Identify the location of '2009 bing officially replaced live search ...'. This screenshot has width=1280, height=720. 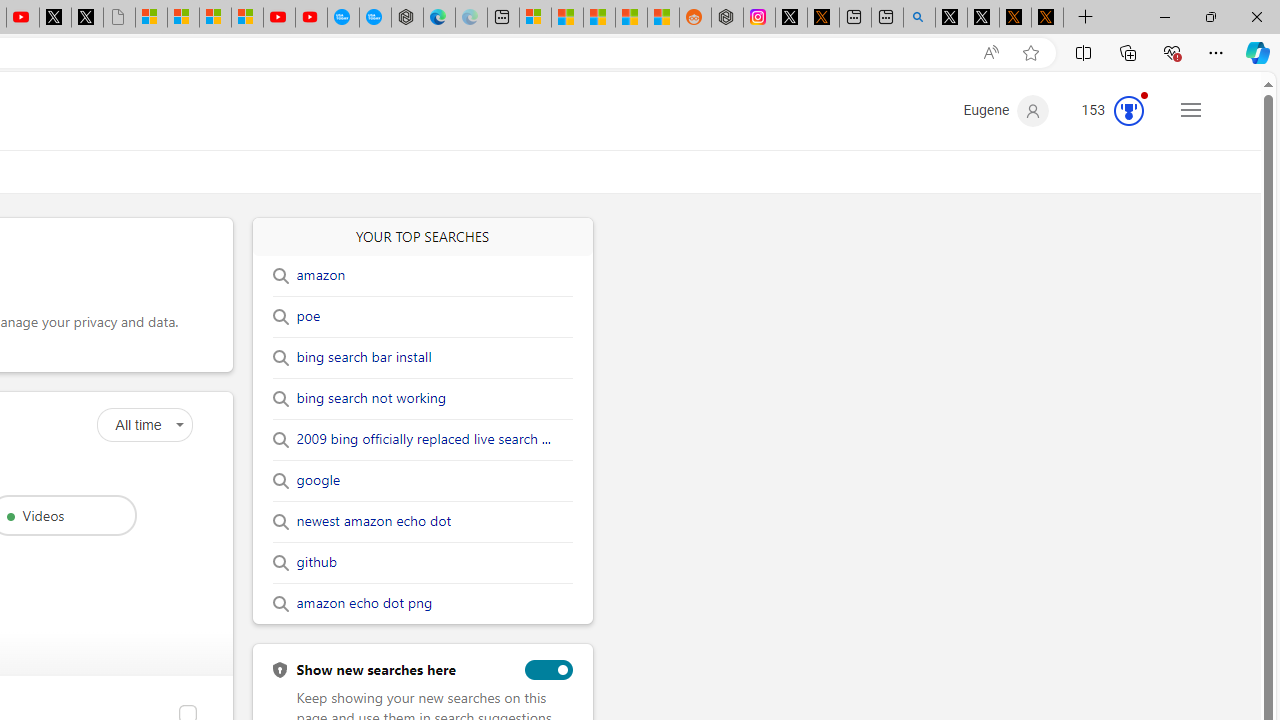
(422, 438).